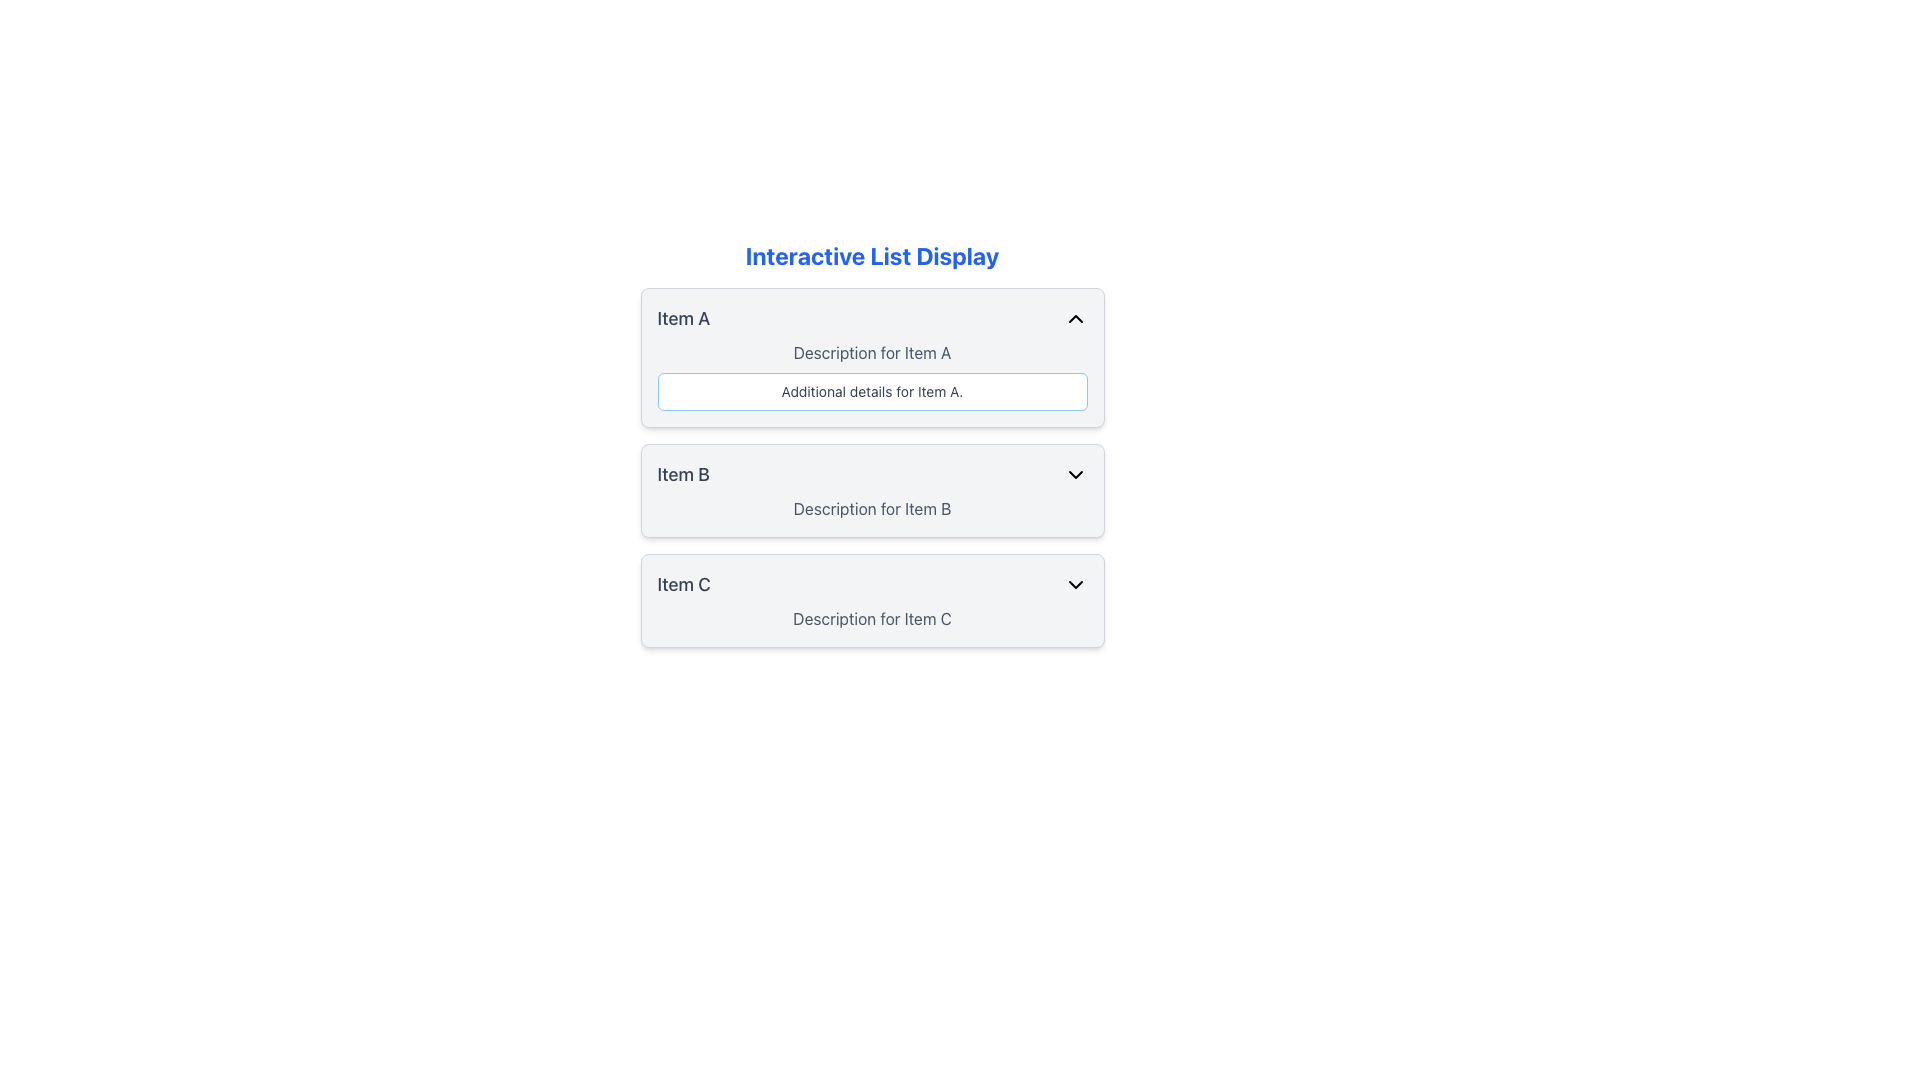  What do you see at coordinates (1074, 474) in the screenshot?
I see `the downward-pointing chevron icon adjacent to the text 'Item B'` at bounding box center [1074, 474].